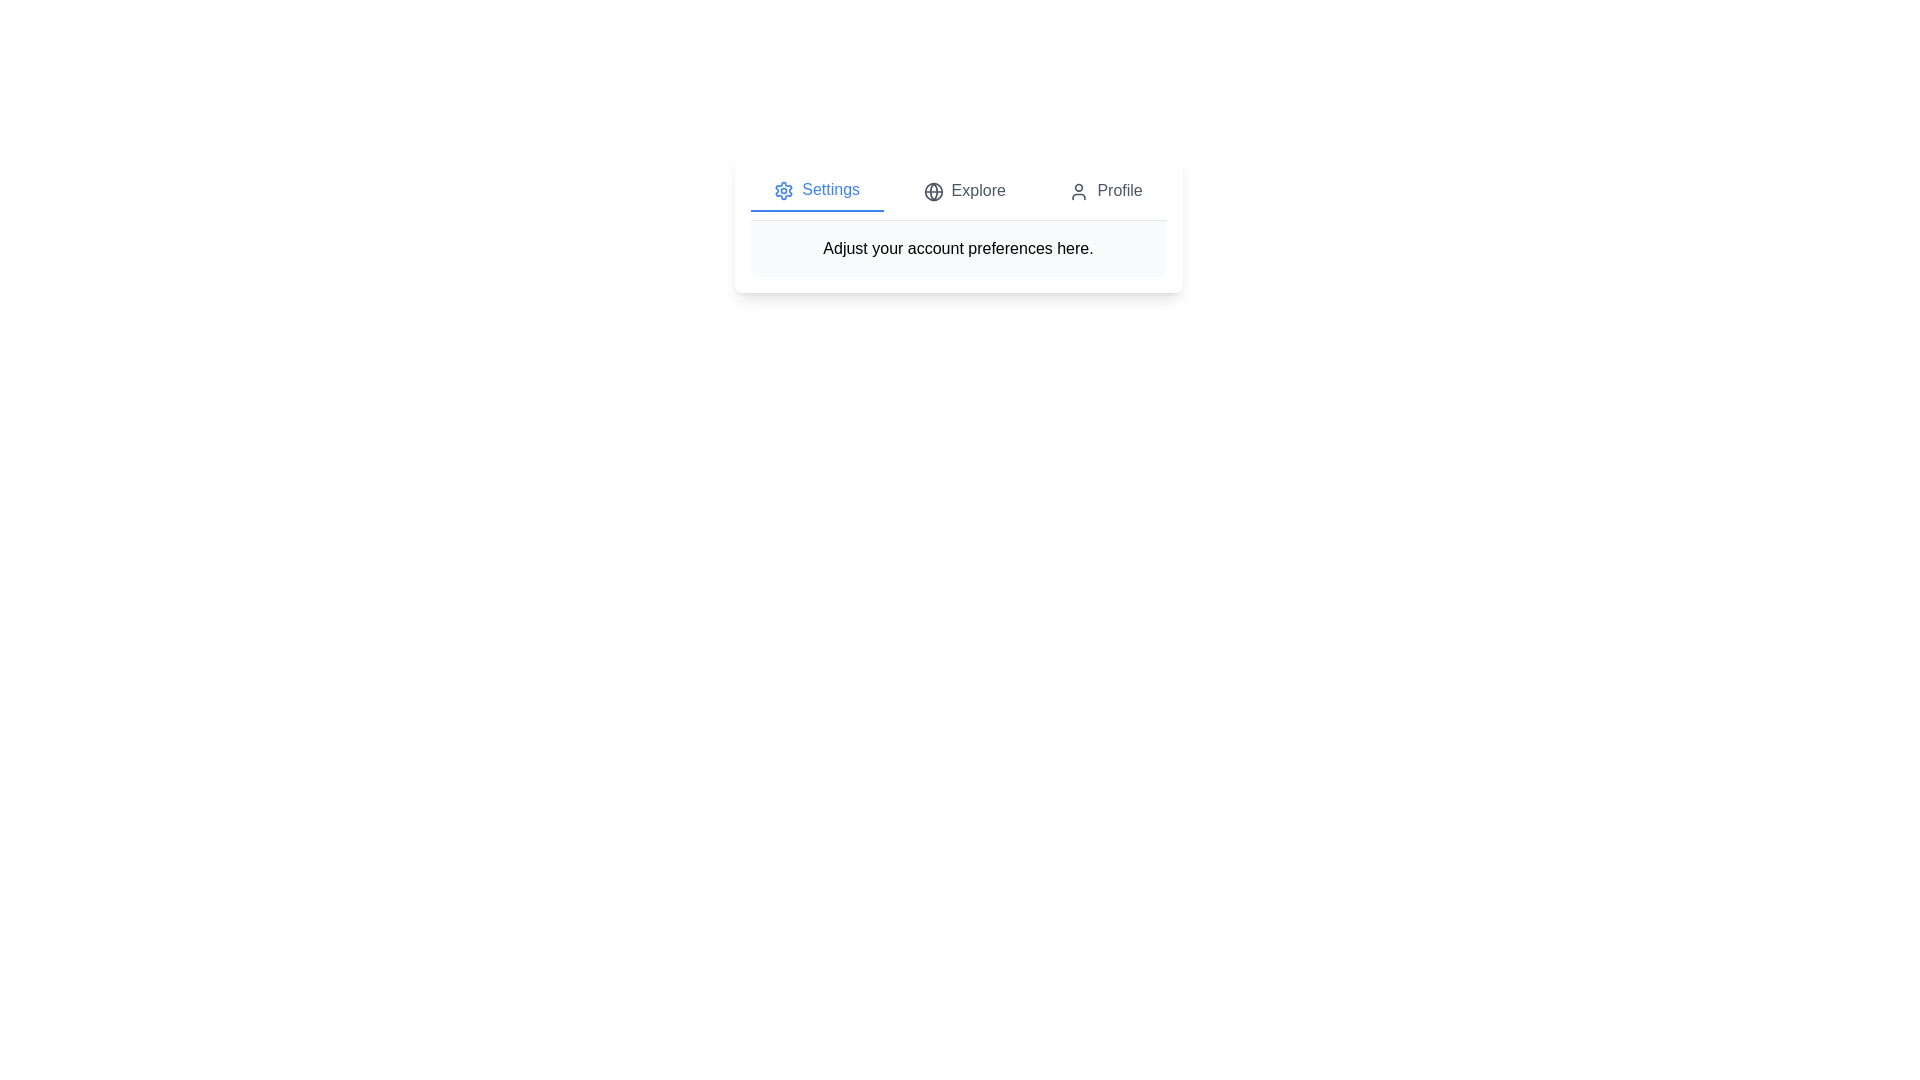  What do you see at coordinates (1104, 191) in the screenshot?
I see `the Profile tab to observe visual feedback` at bounding box center [1104, 191].